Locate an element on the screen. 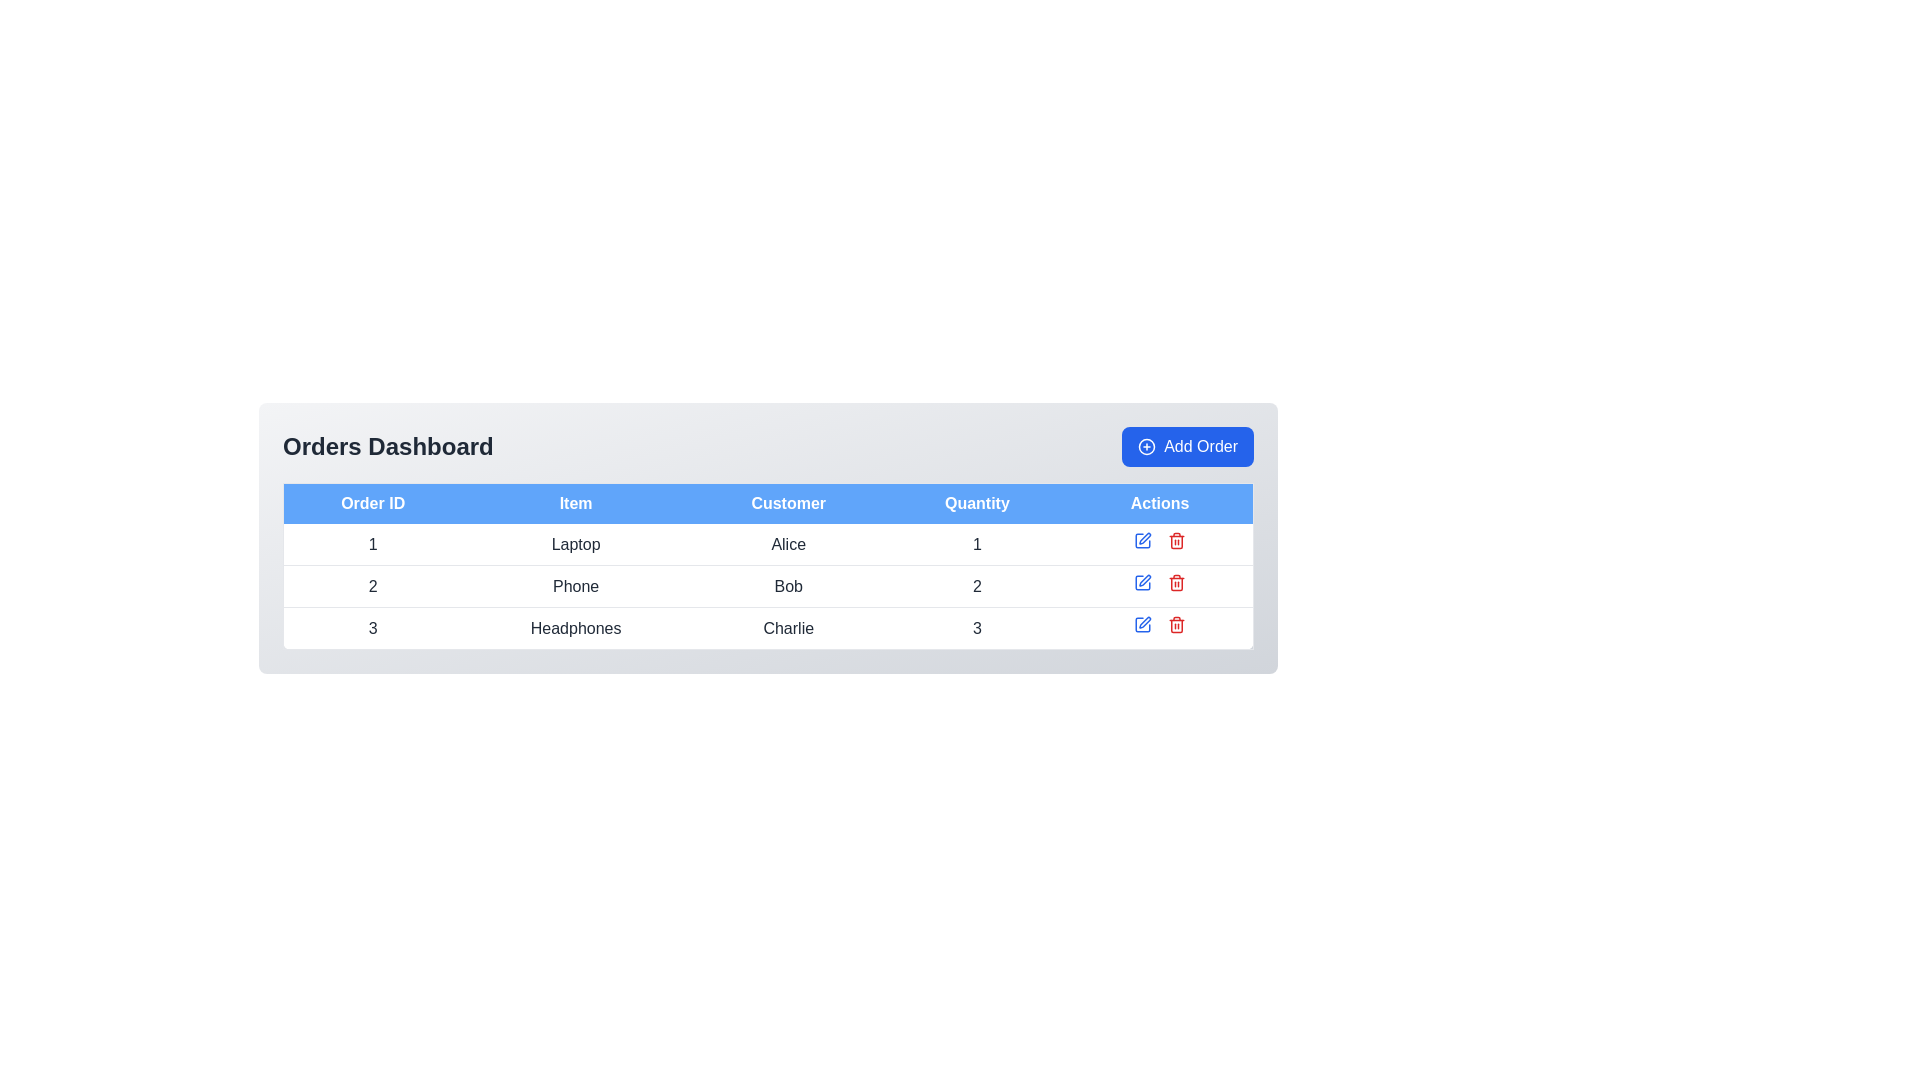  the blue square icon button containing a pen symbol in the 'Actions' column of the first row of the table is located at coordinates (1143, 540).